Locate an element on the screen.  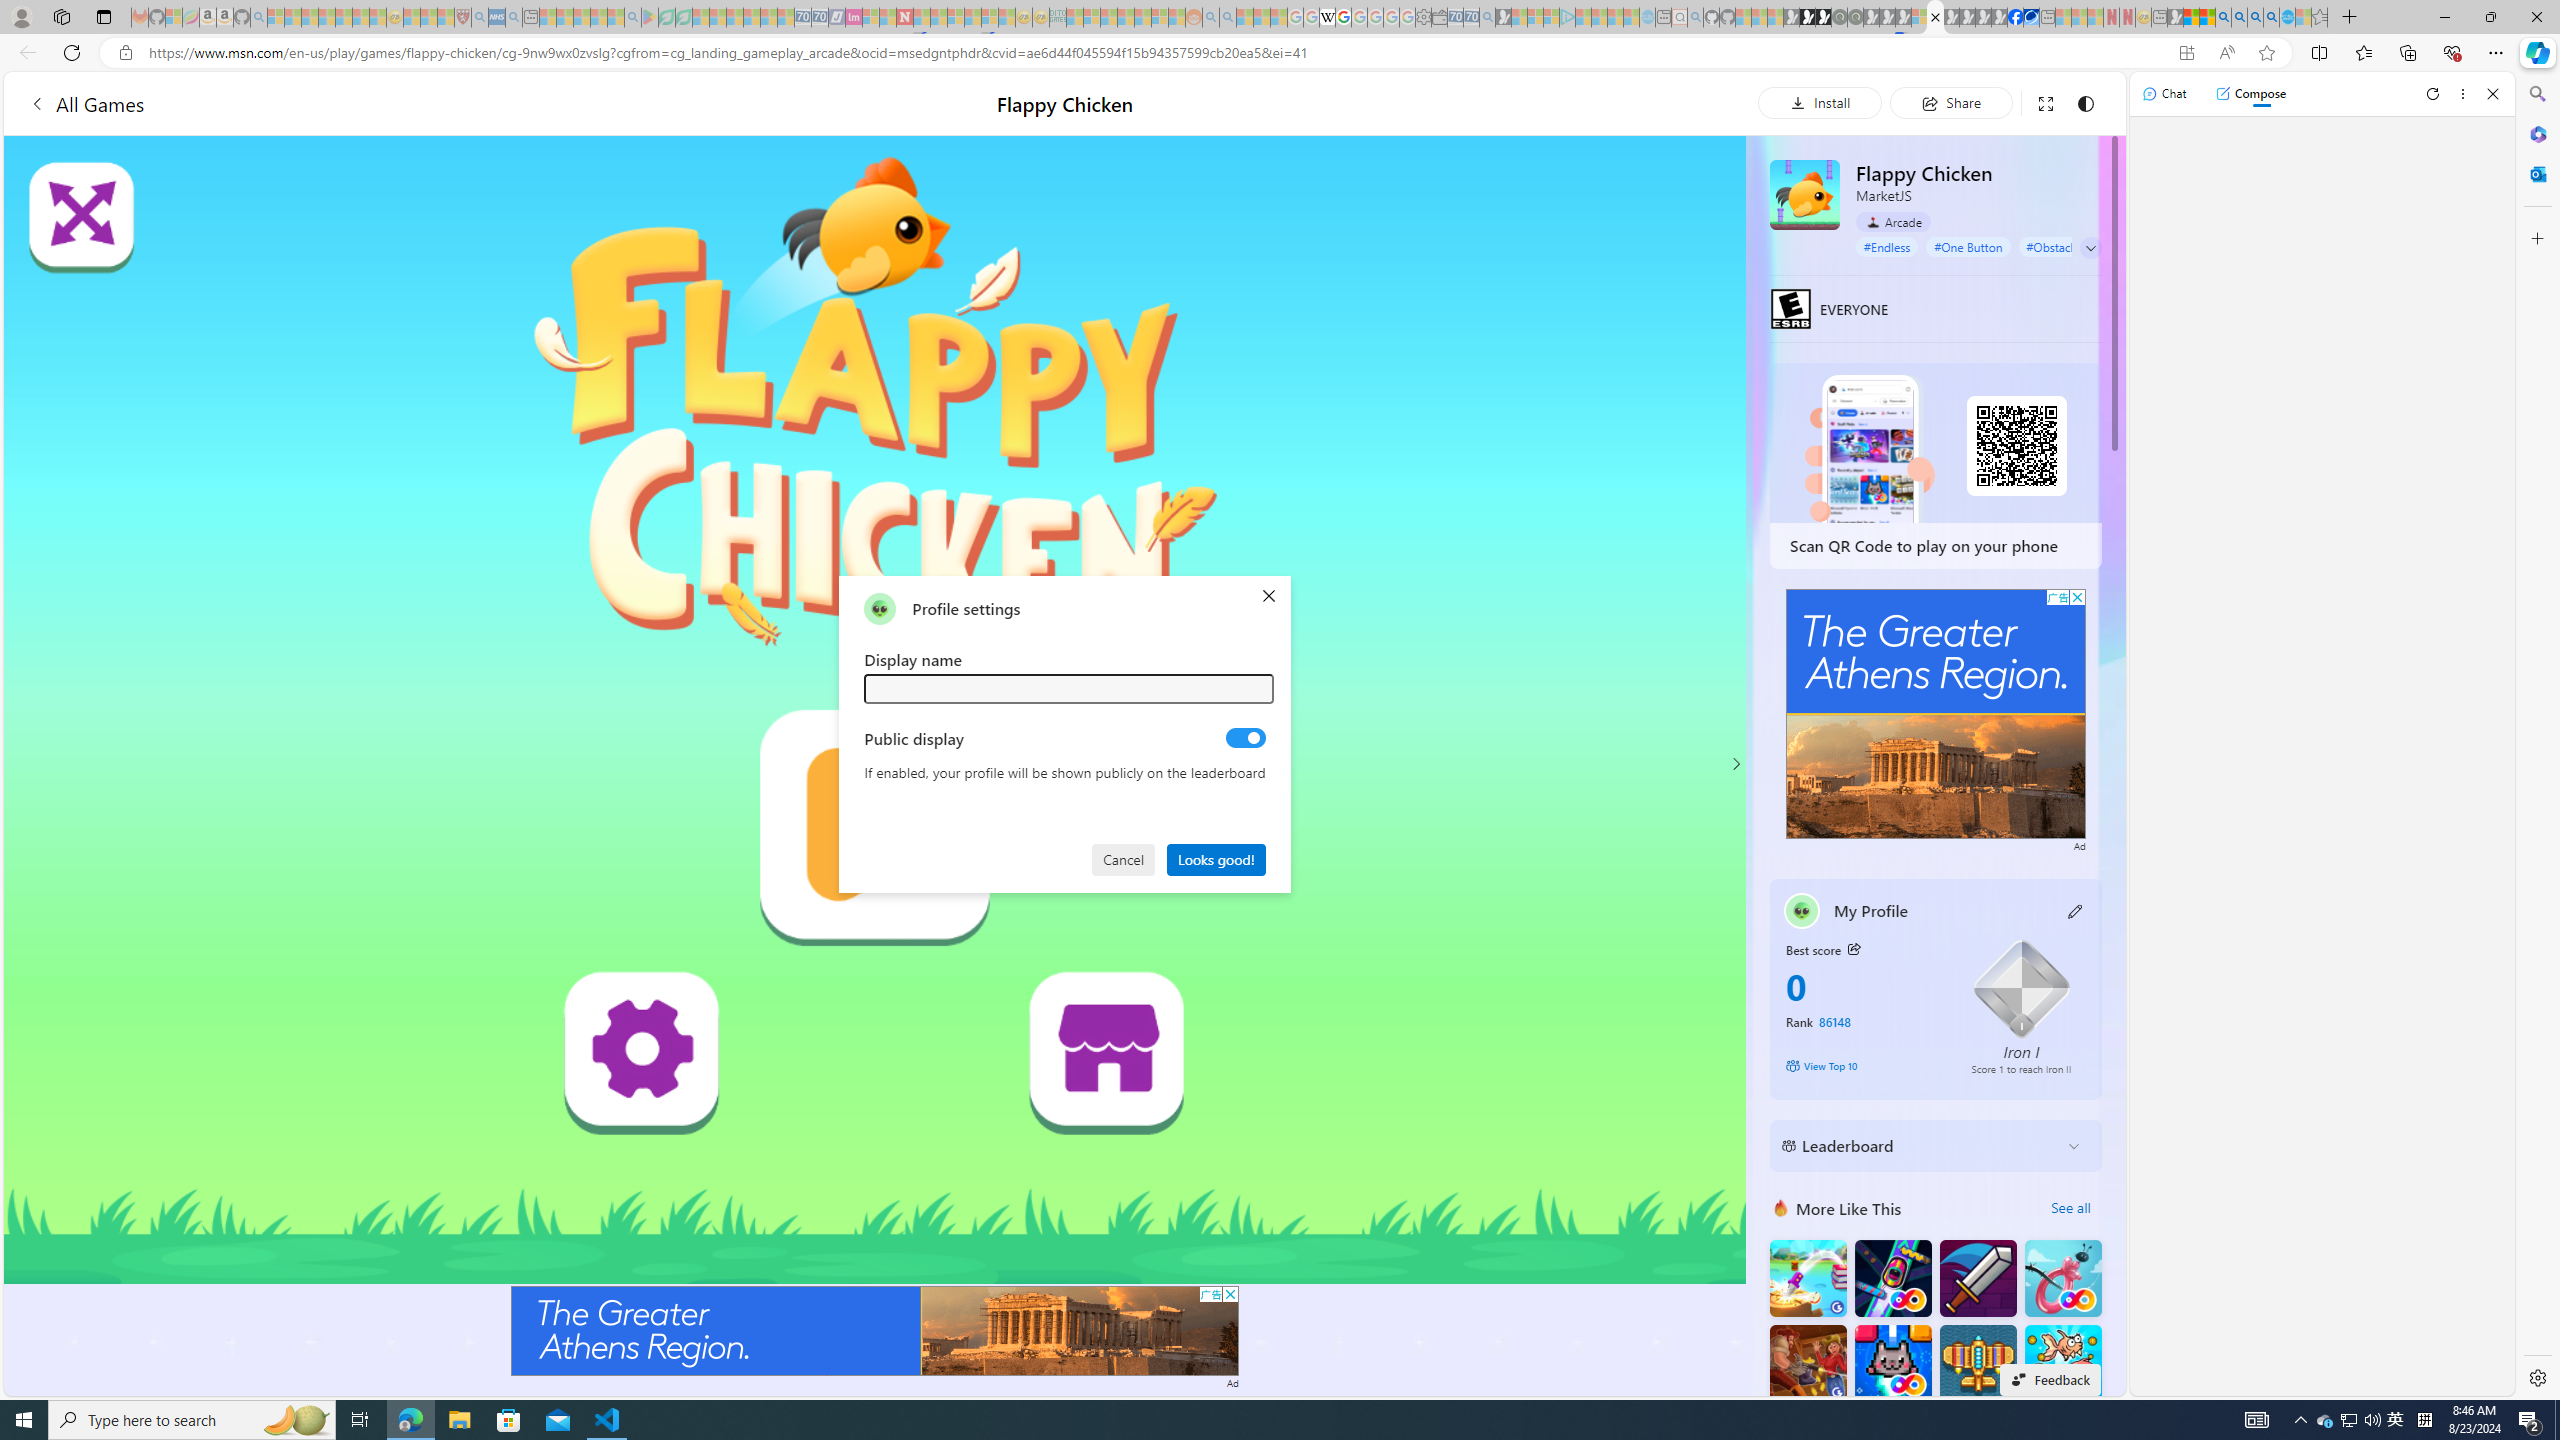
'Change to dark mode' is located at coordinates (2084, 102).